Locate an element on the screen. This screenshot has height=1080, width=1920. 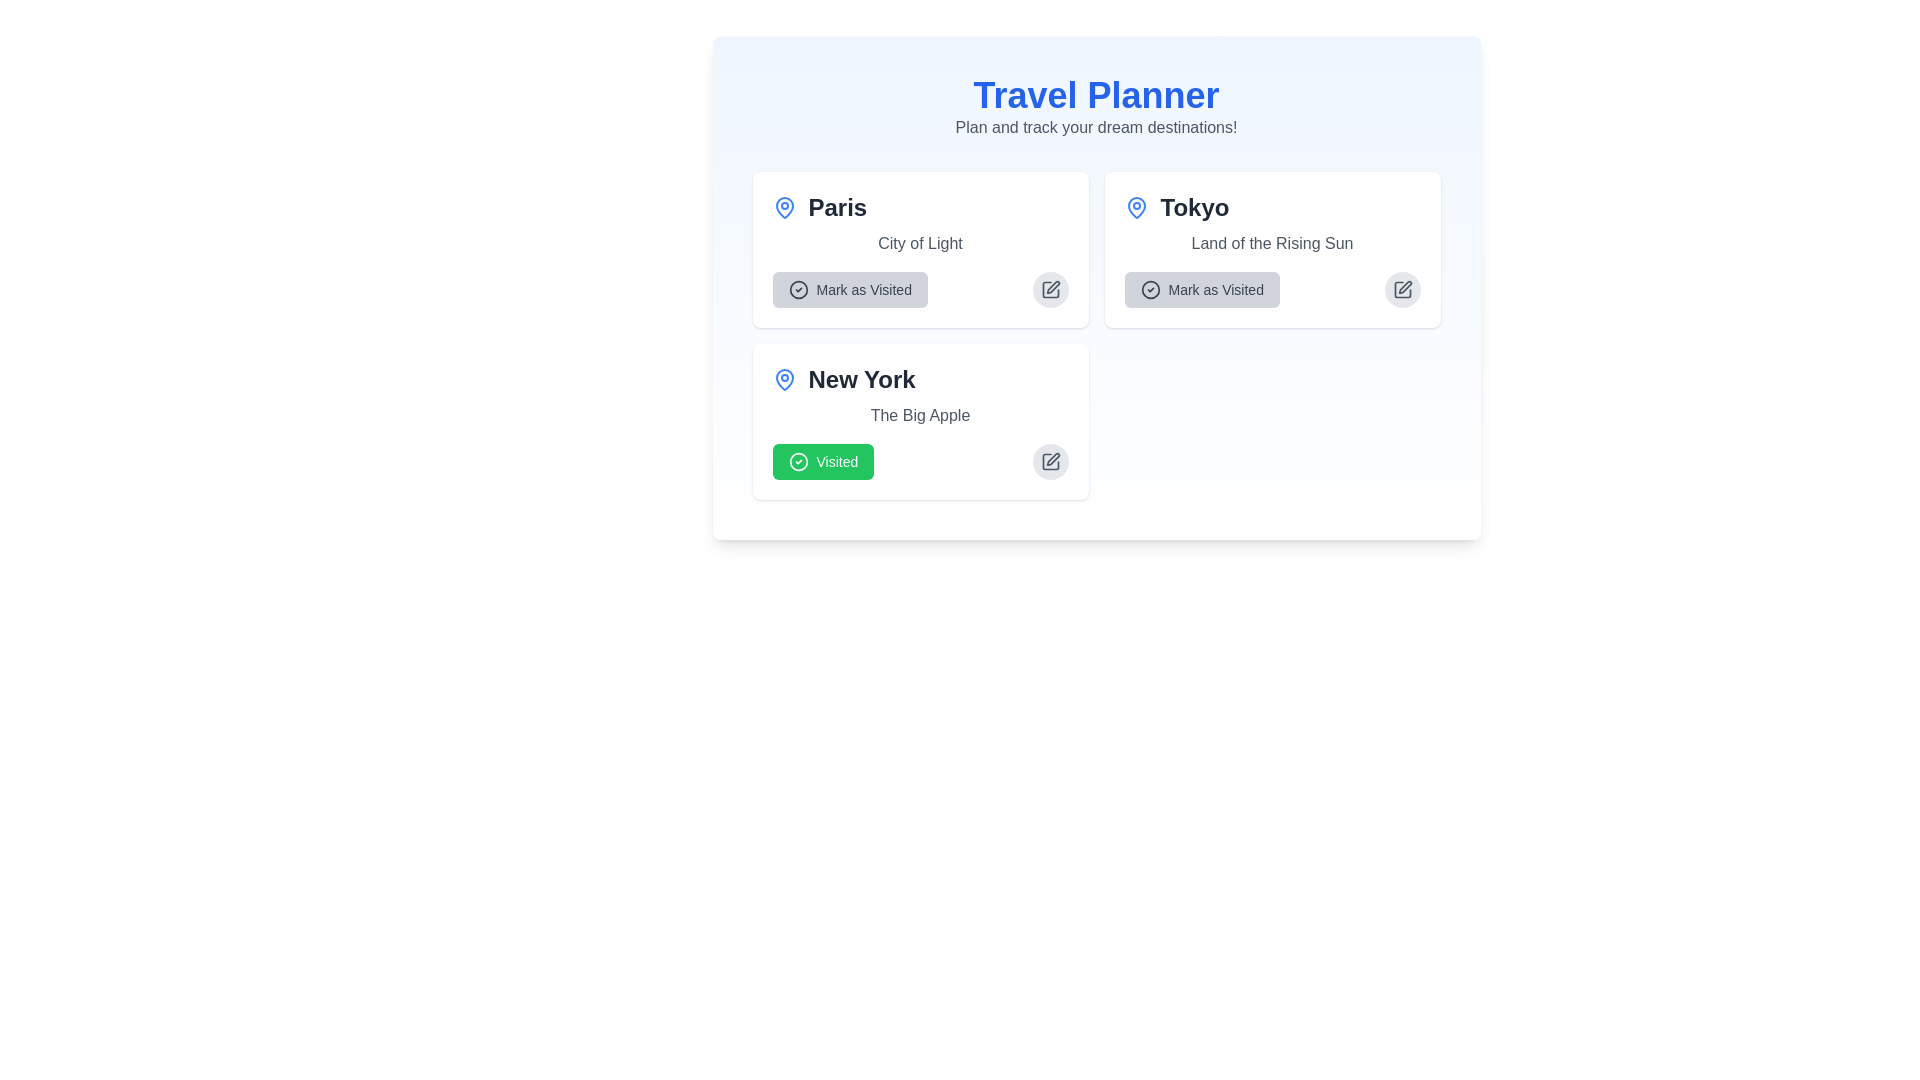
the icon indicating the status of the 'Paris' destination, which is positioned in the top-left section of the interface adjacent to the 'Mark as Visited' button is located at coordinates (797, 289).